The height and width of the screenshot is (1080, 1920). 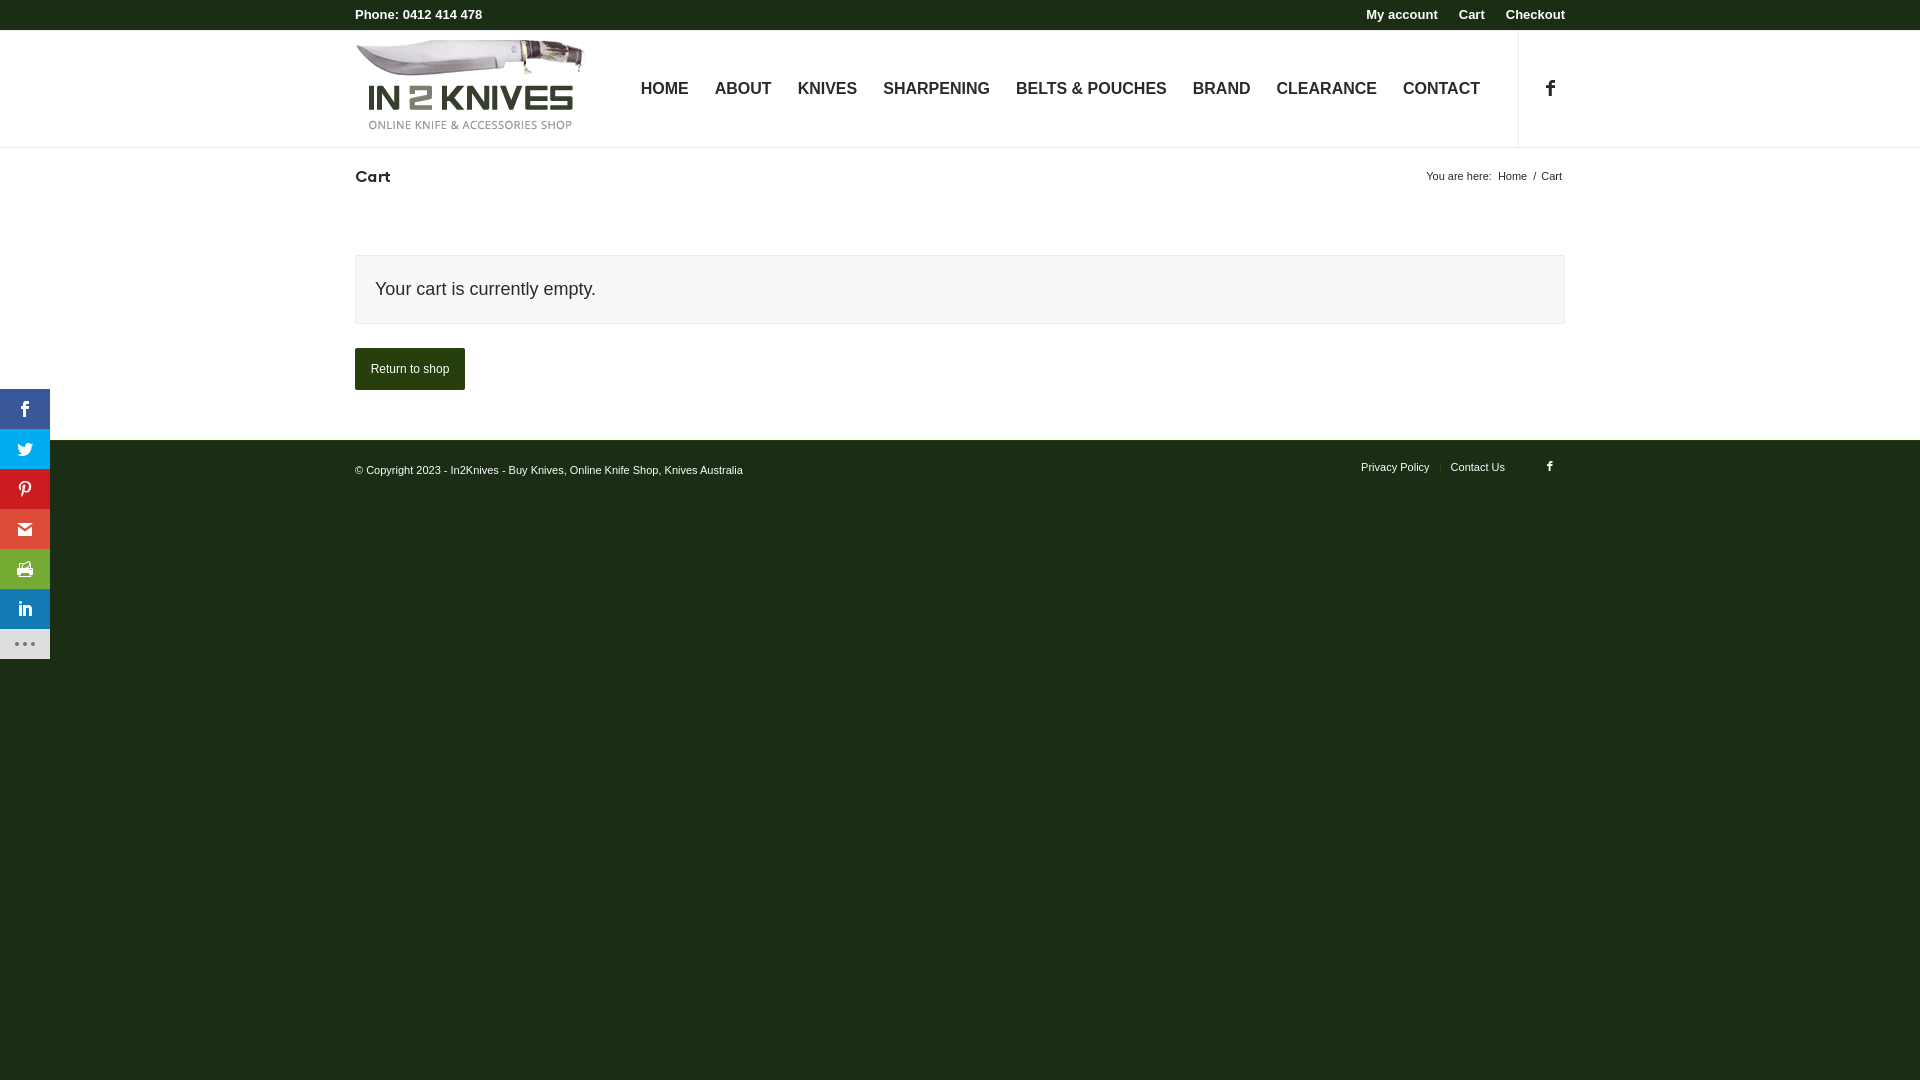 I want to click on 'Privacy Policy', so click(x=1360, y=466).